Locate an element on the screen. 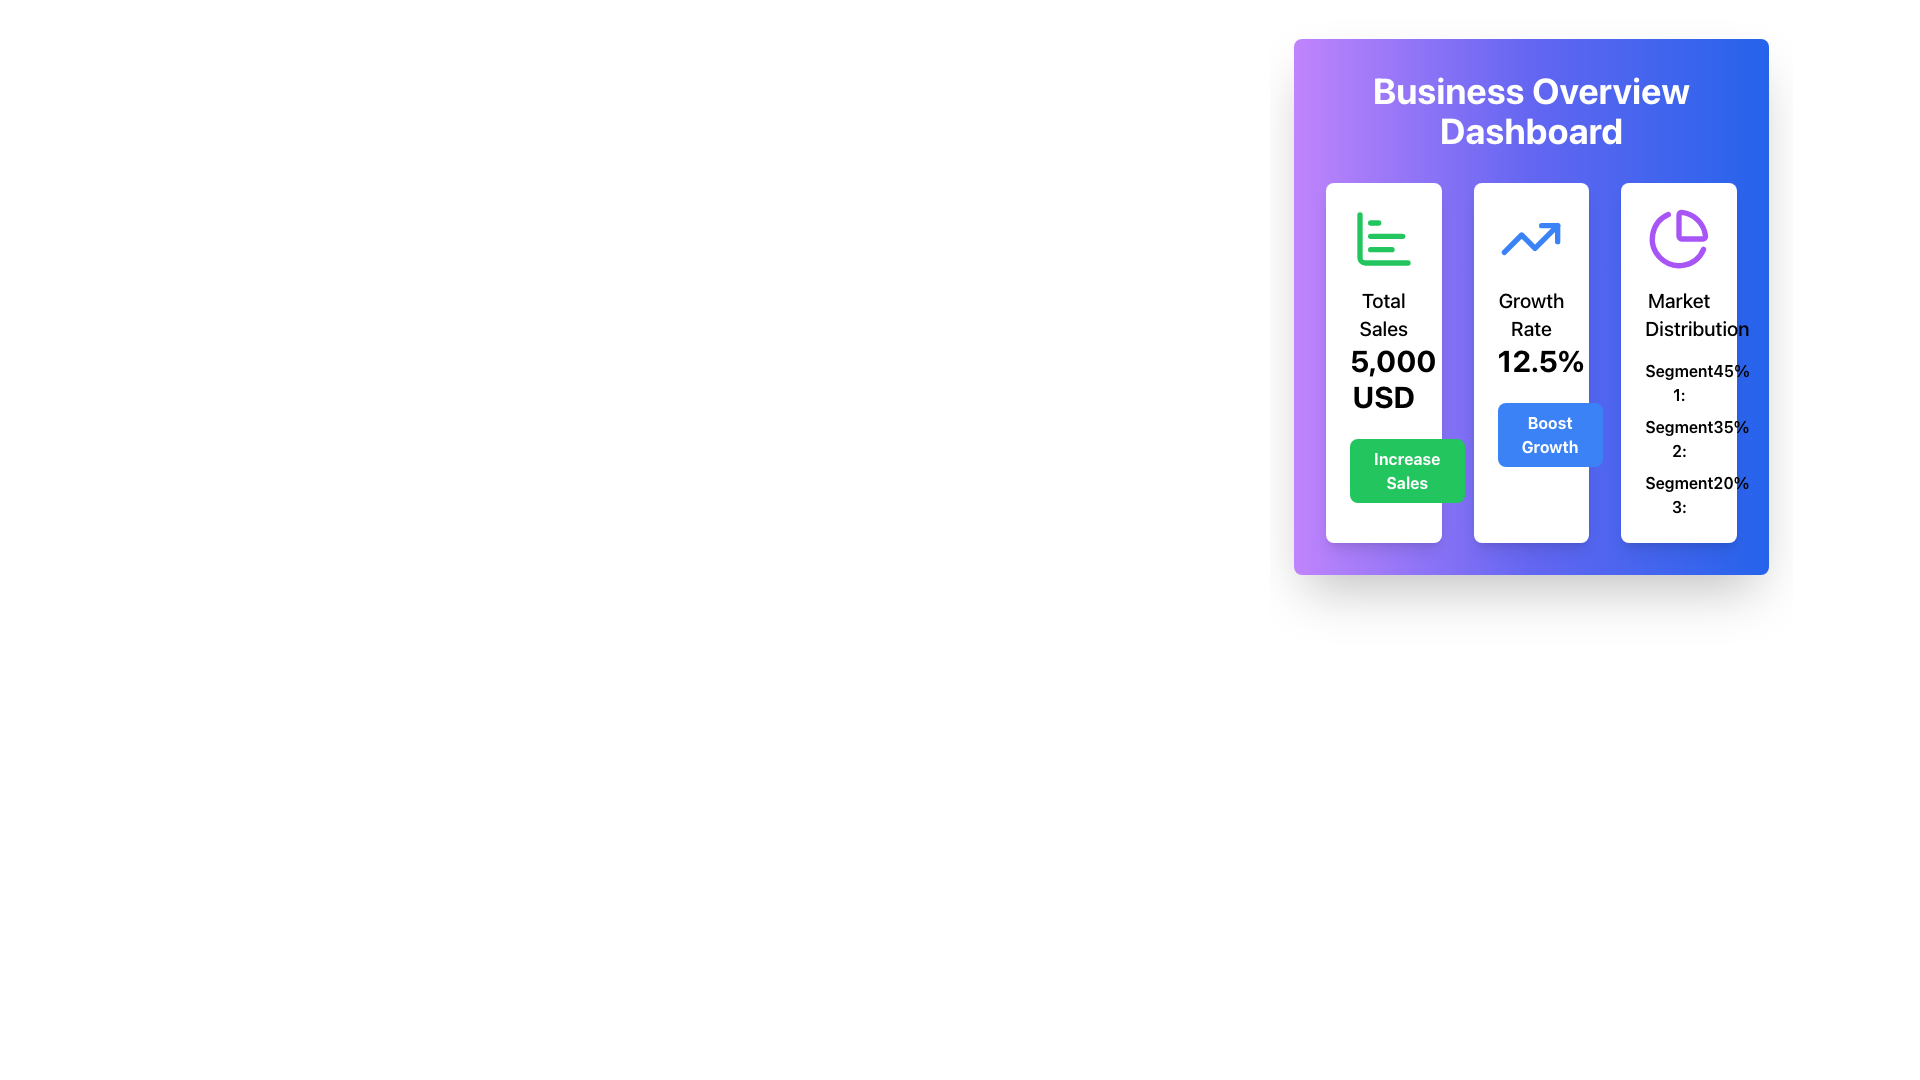 This screenshot has height=1080, width=1920. the text label element displaying '35%' which is positioned to the right of 'Segment 2:' in the 'Market Distribution' section of the dashboard is located at coordinates (1730, 438).